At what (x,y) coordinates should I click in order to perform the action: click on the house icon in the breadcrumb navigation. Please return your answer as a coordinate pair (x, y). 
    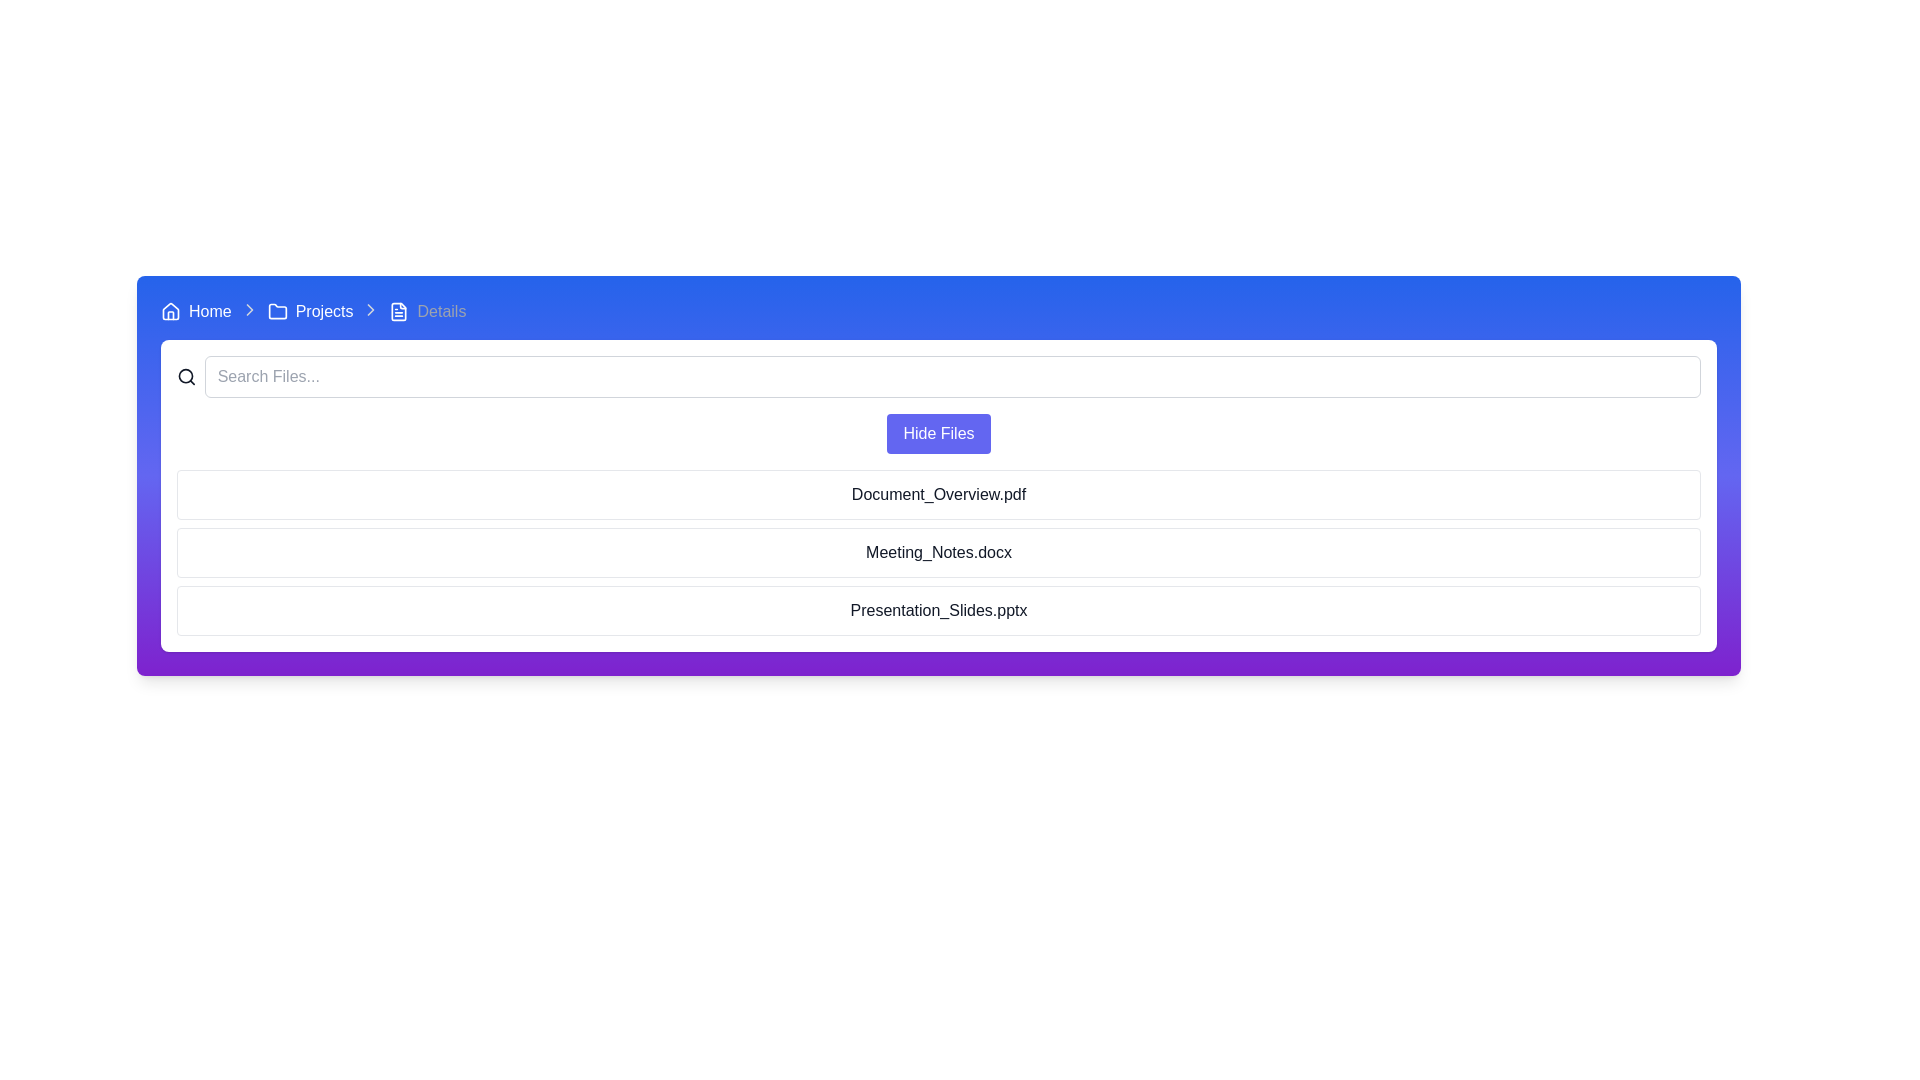
    Looking at the image, I should click on (171, 311).